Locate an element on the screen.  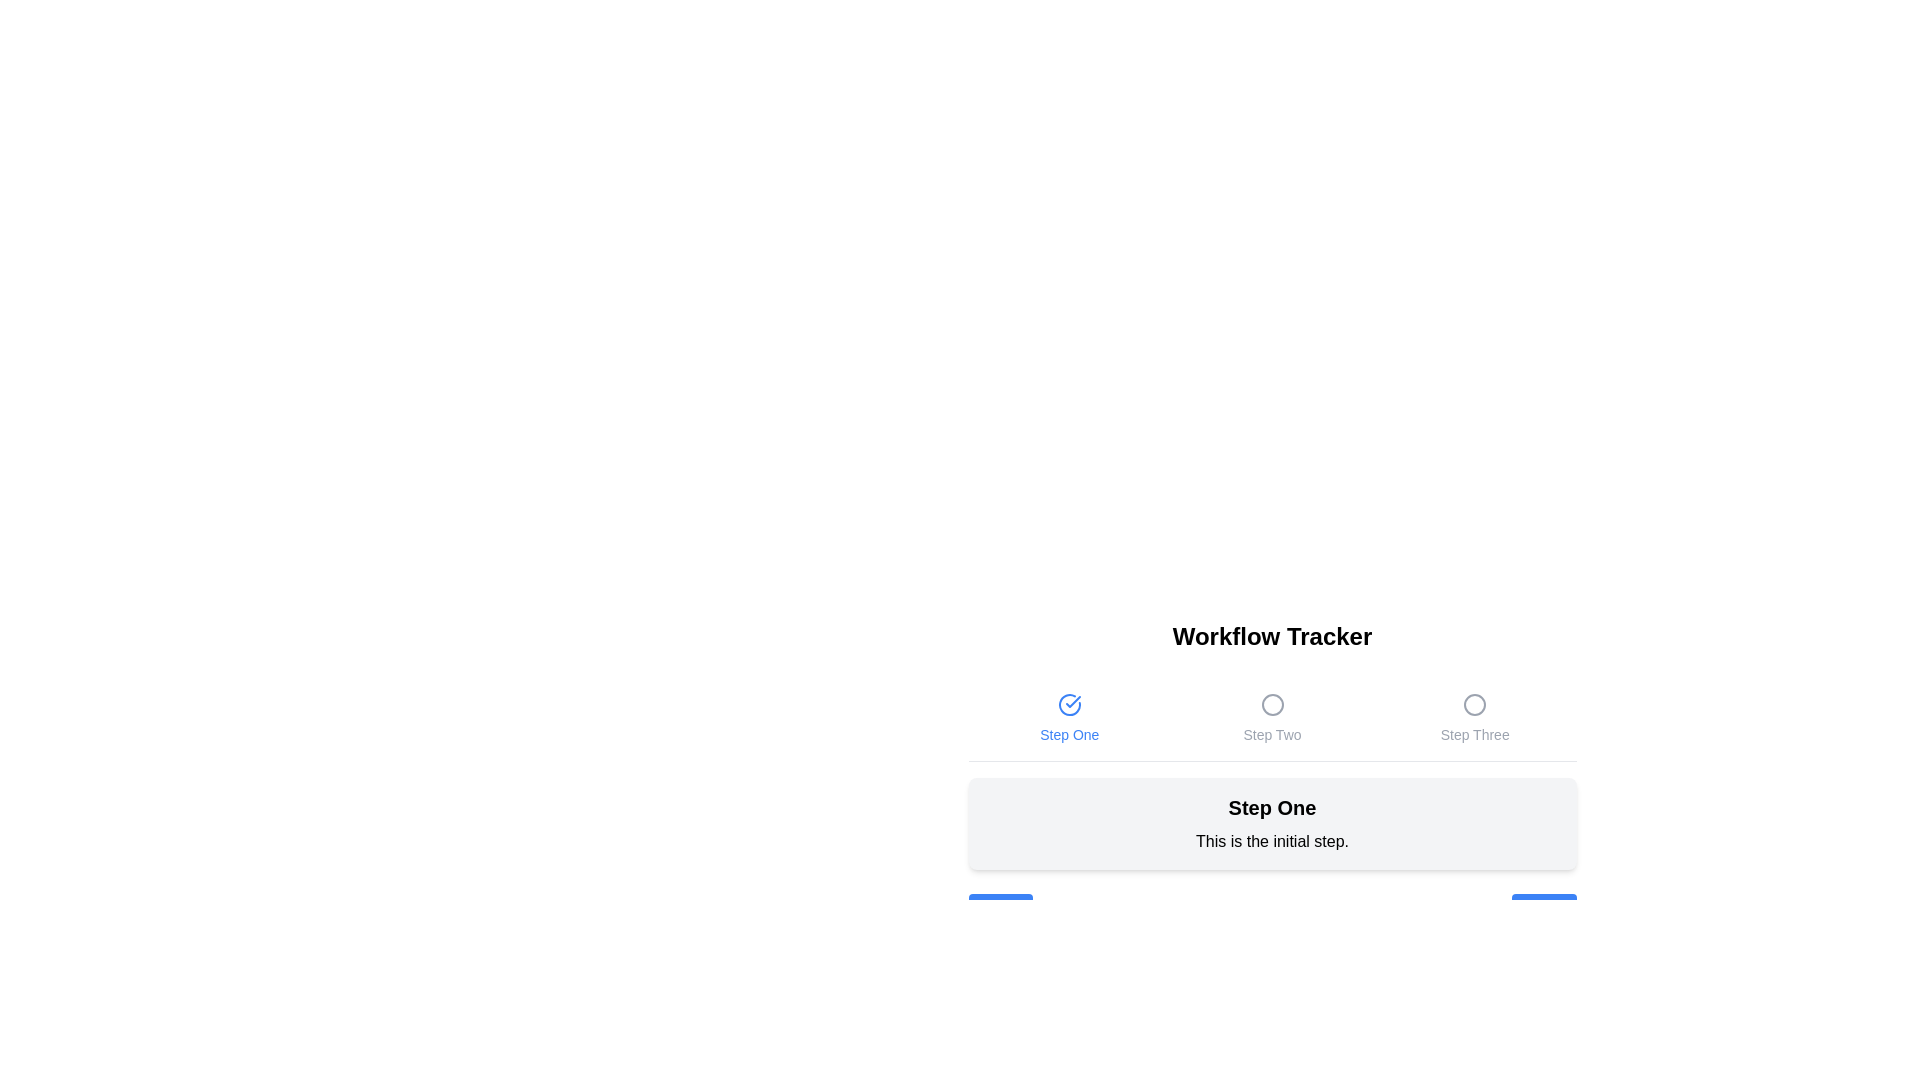
the Text Label displaying 'Step Three' in light gray, positioned below the Workflow Tracker heading is located at coordinates (1475, 735).